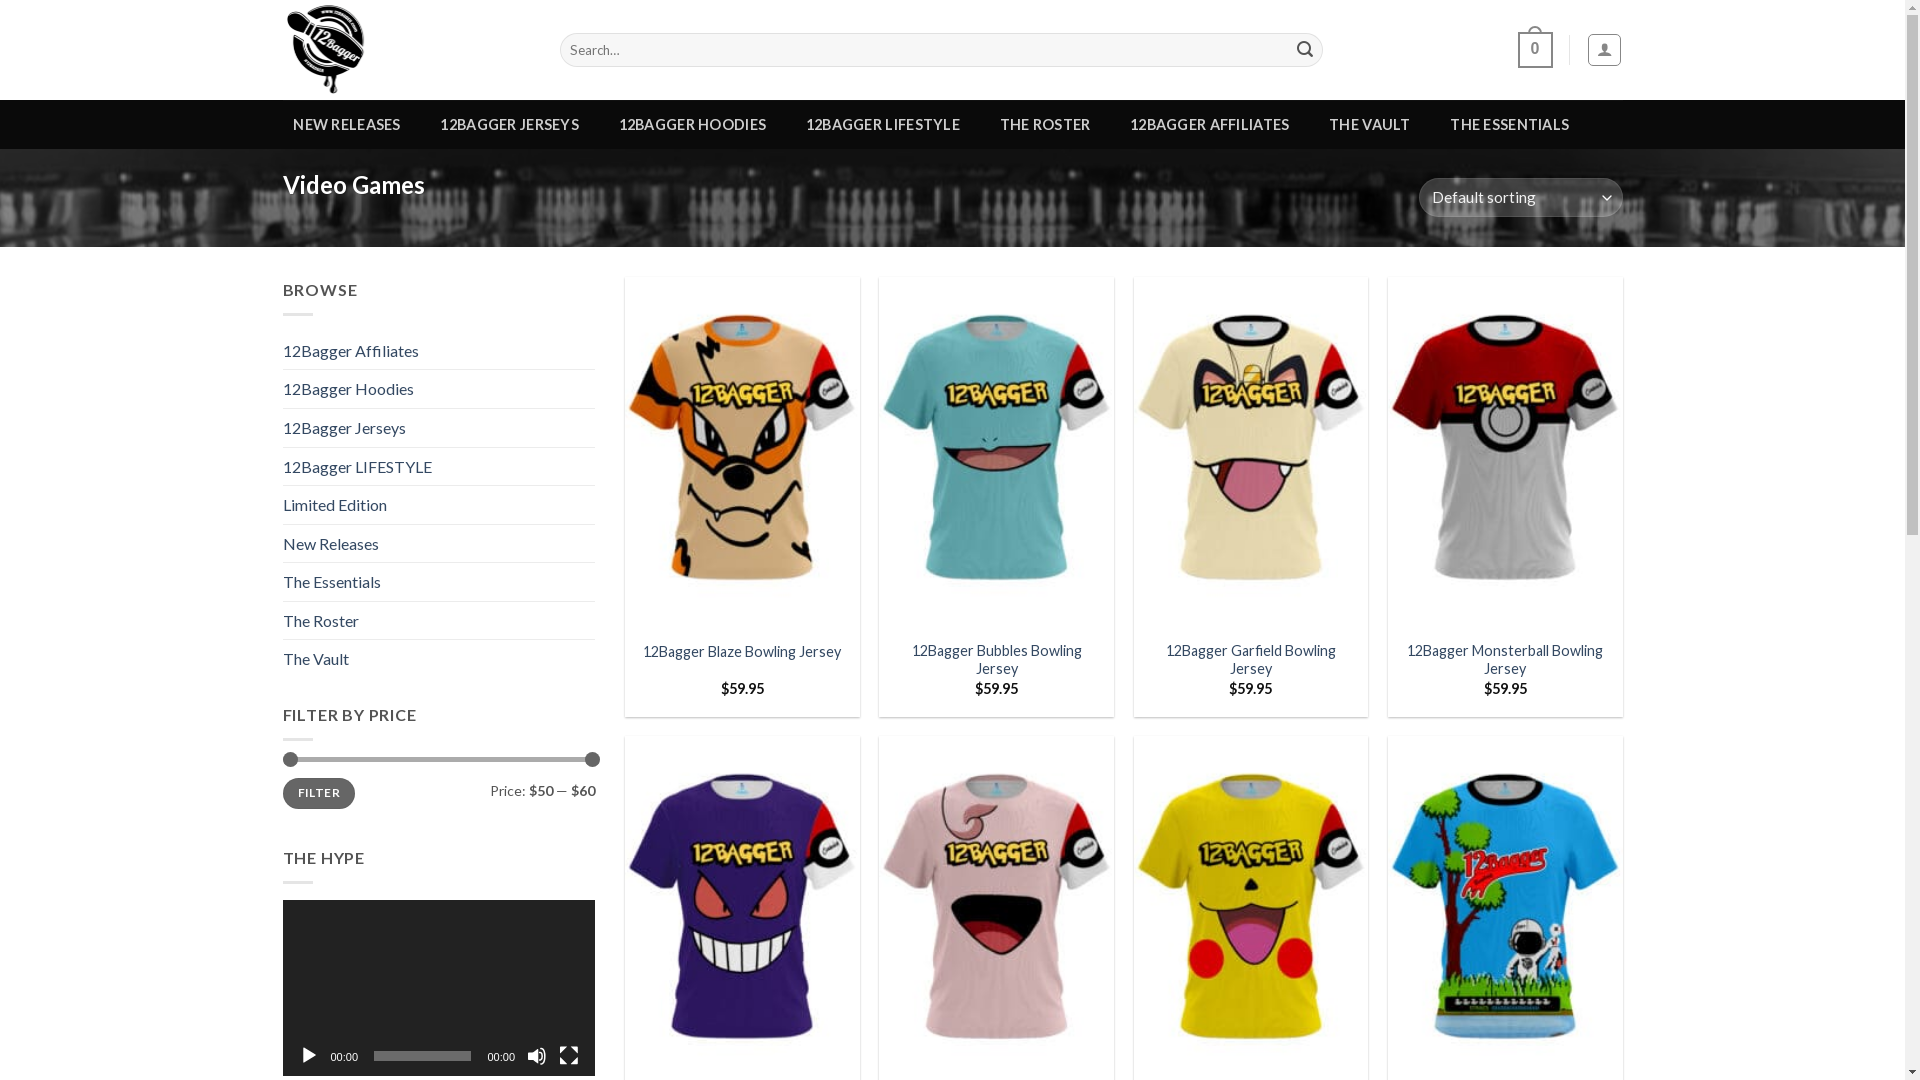 The image size is (1920, 1080). Describe the element at coordinates (1368, 124) in the screenshot. I see `'THE VAULT'` at that location.